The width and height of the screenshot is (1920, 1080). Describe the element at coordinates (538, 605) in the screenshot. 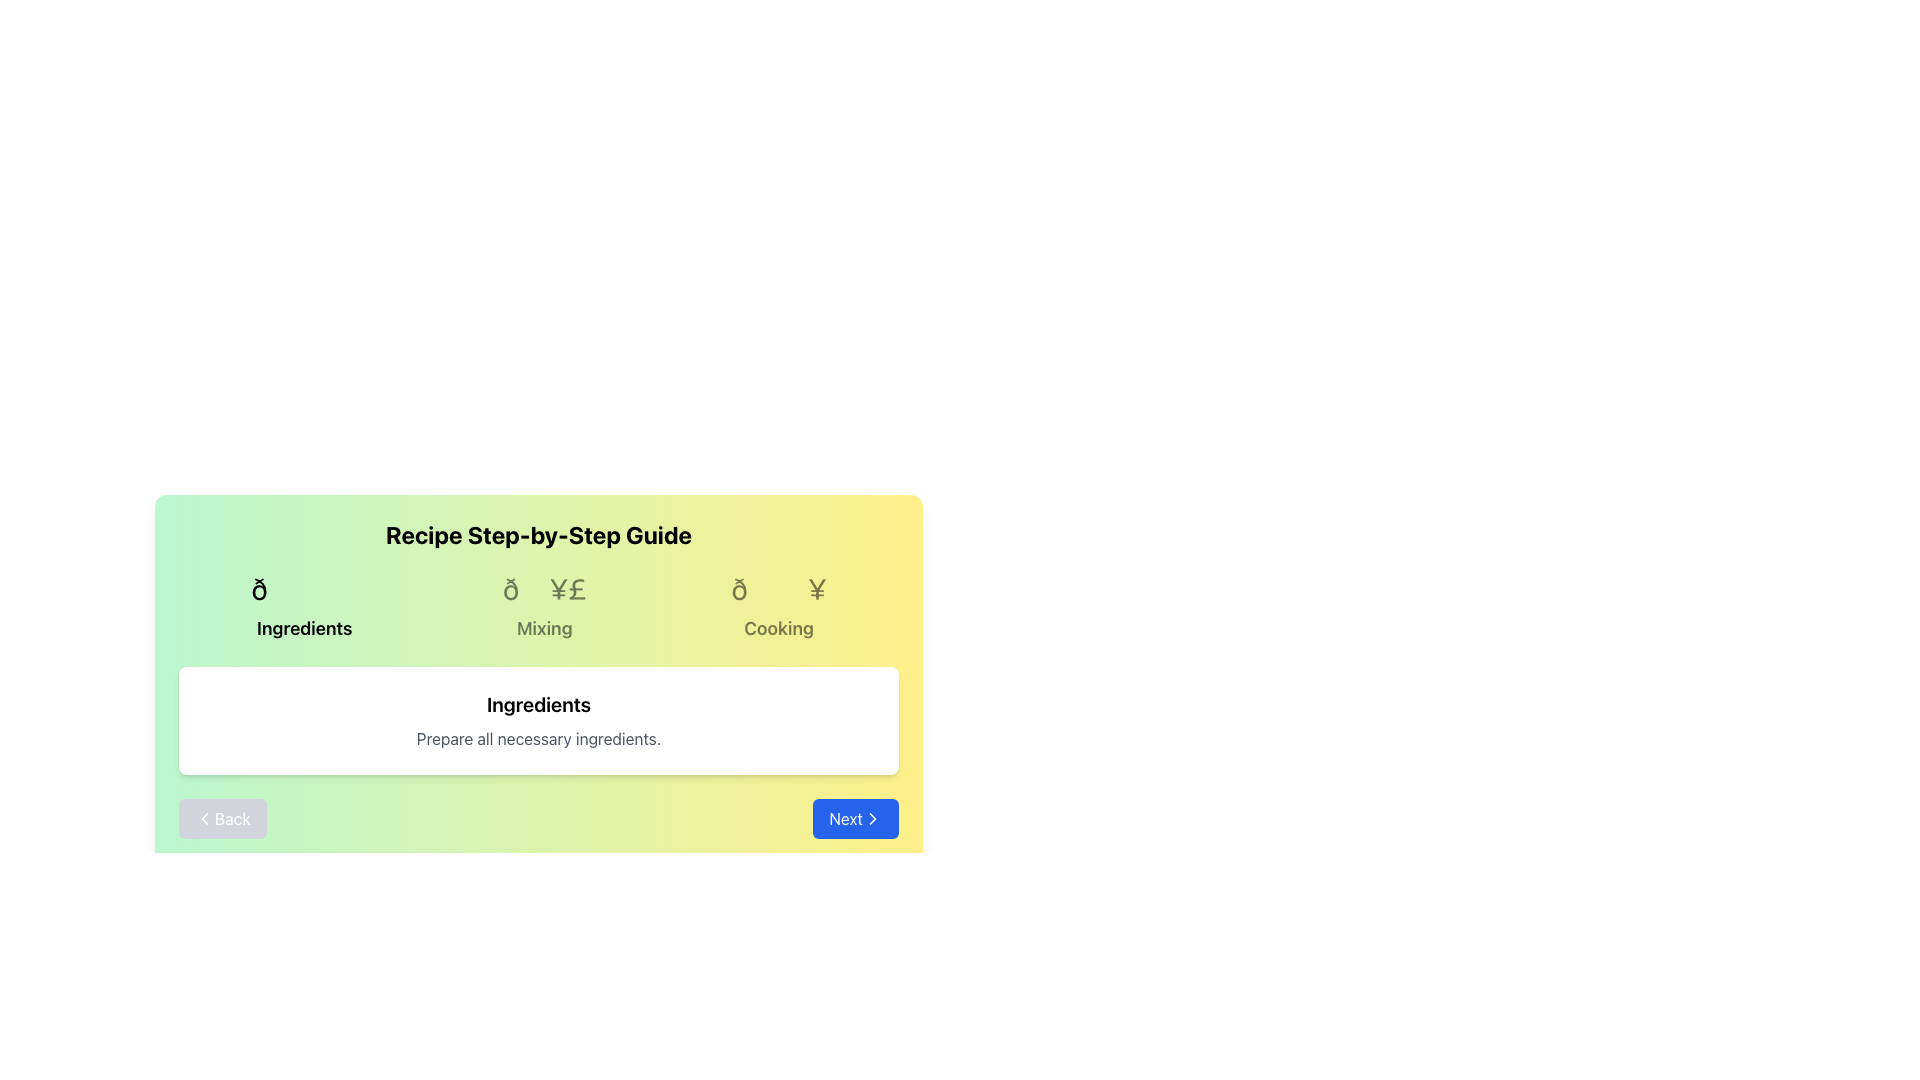

I see `the middle section of the Navigational step or tab menu labeled 'Mixing', which is centrally positioned between the 'Ingredients' and 'Cooking' sections` at that location.